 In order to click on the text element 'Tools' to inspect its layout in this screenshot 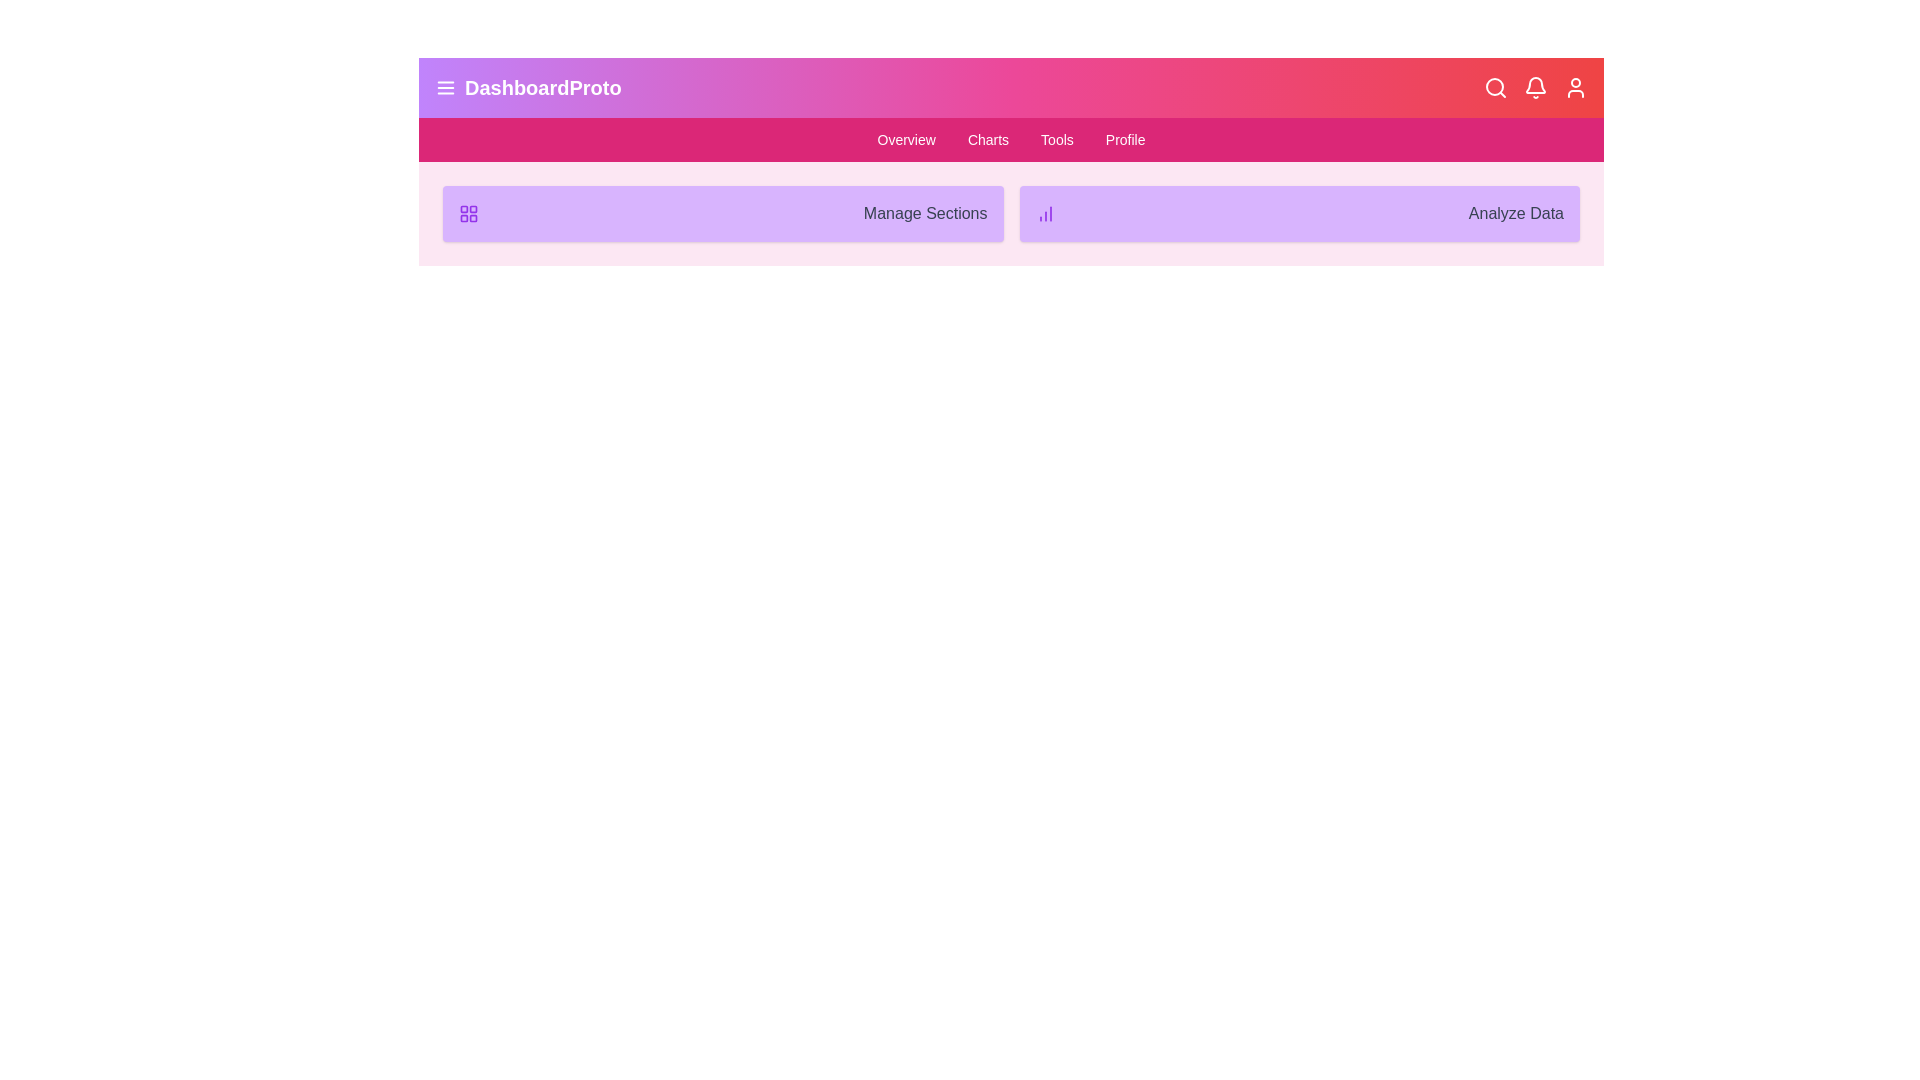, I will do `click(1055, 138)`.